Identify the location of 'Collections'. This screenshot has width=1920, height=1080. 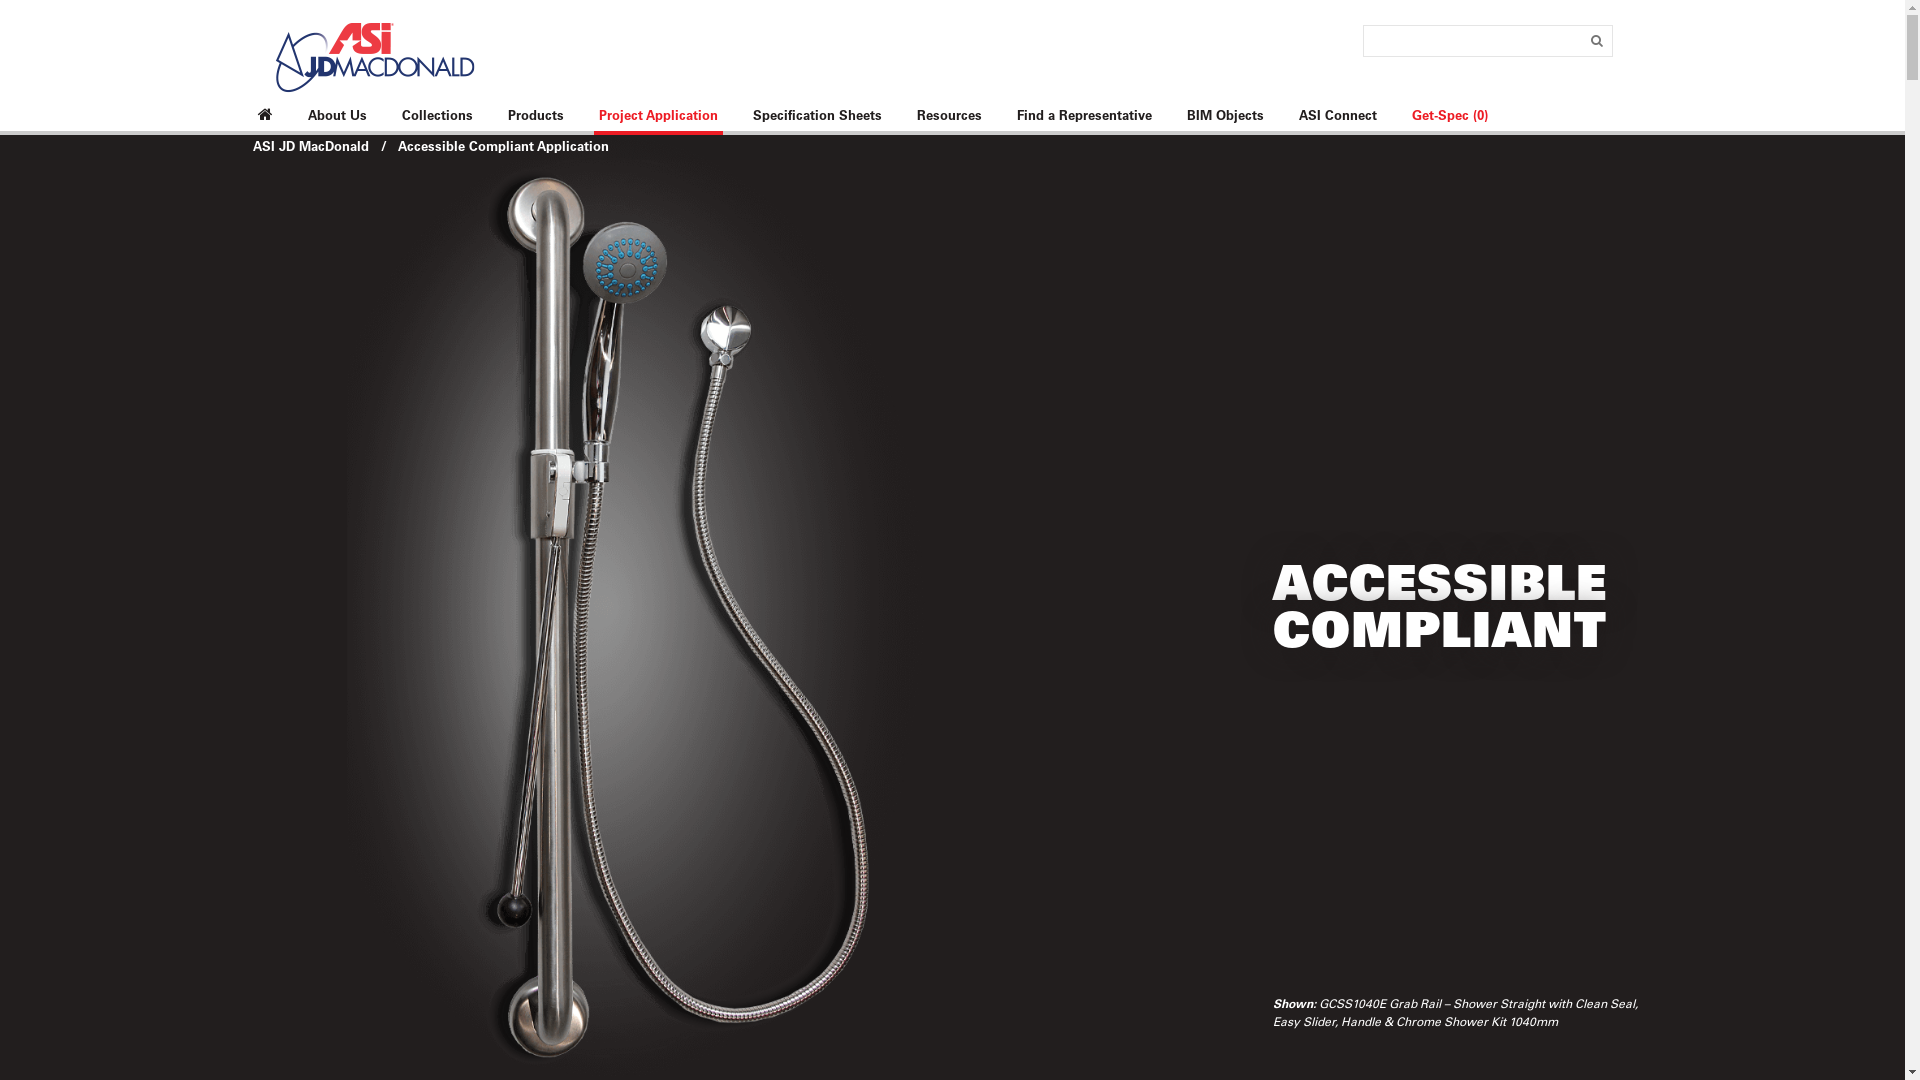
(435, 115).